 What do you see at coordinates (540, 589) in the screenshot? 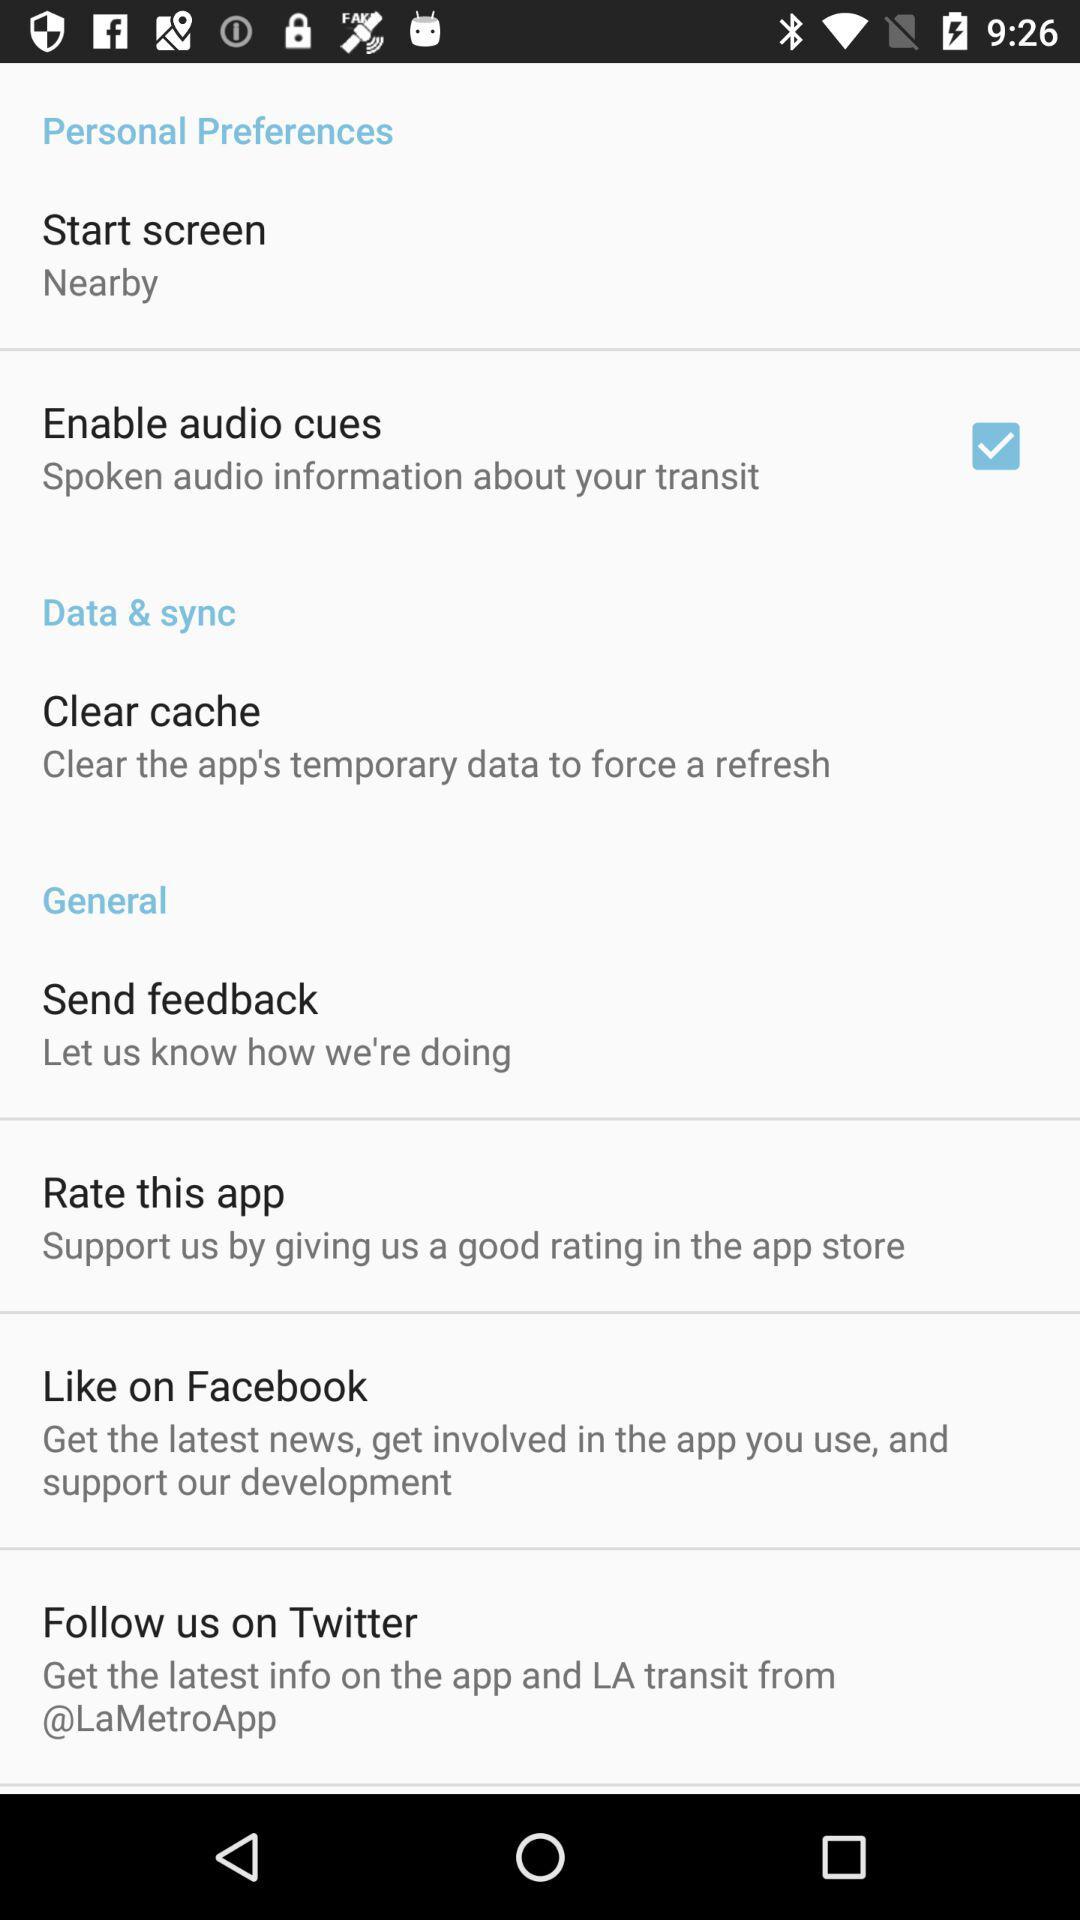
I see `icon below spoken audio information` at bounding box center [540, 589].